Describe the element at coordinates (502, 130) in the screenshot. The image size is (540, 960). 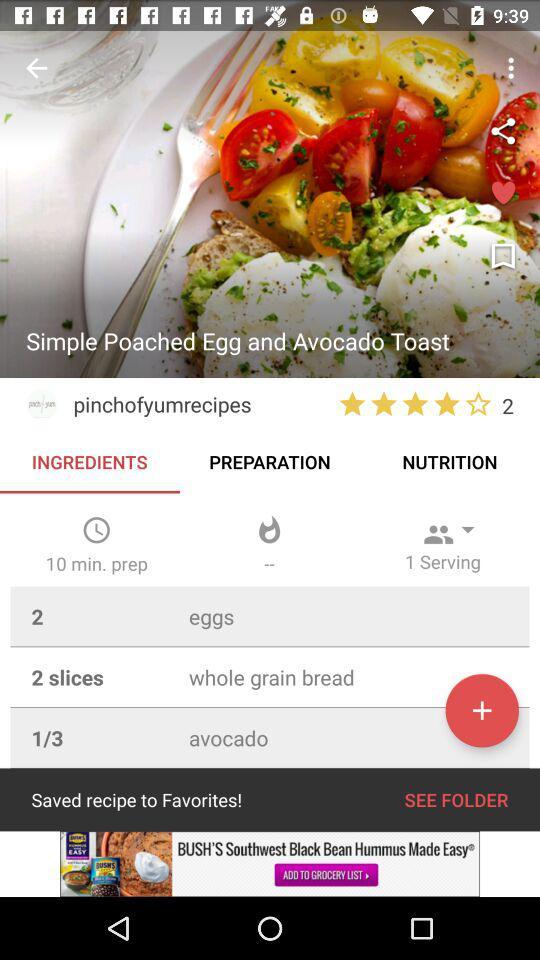
I see `the share icon` at that location.